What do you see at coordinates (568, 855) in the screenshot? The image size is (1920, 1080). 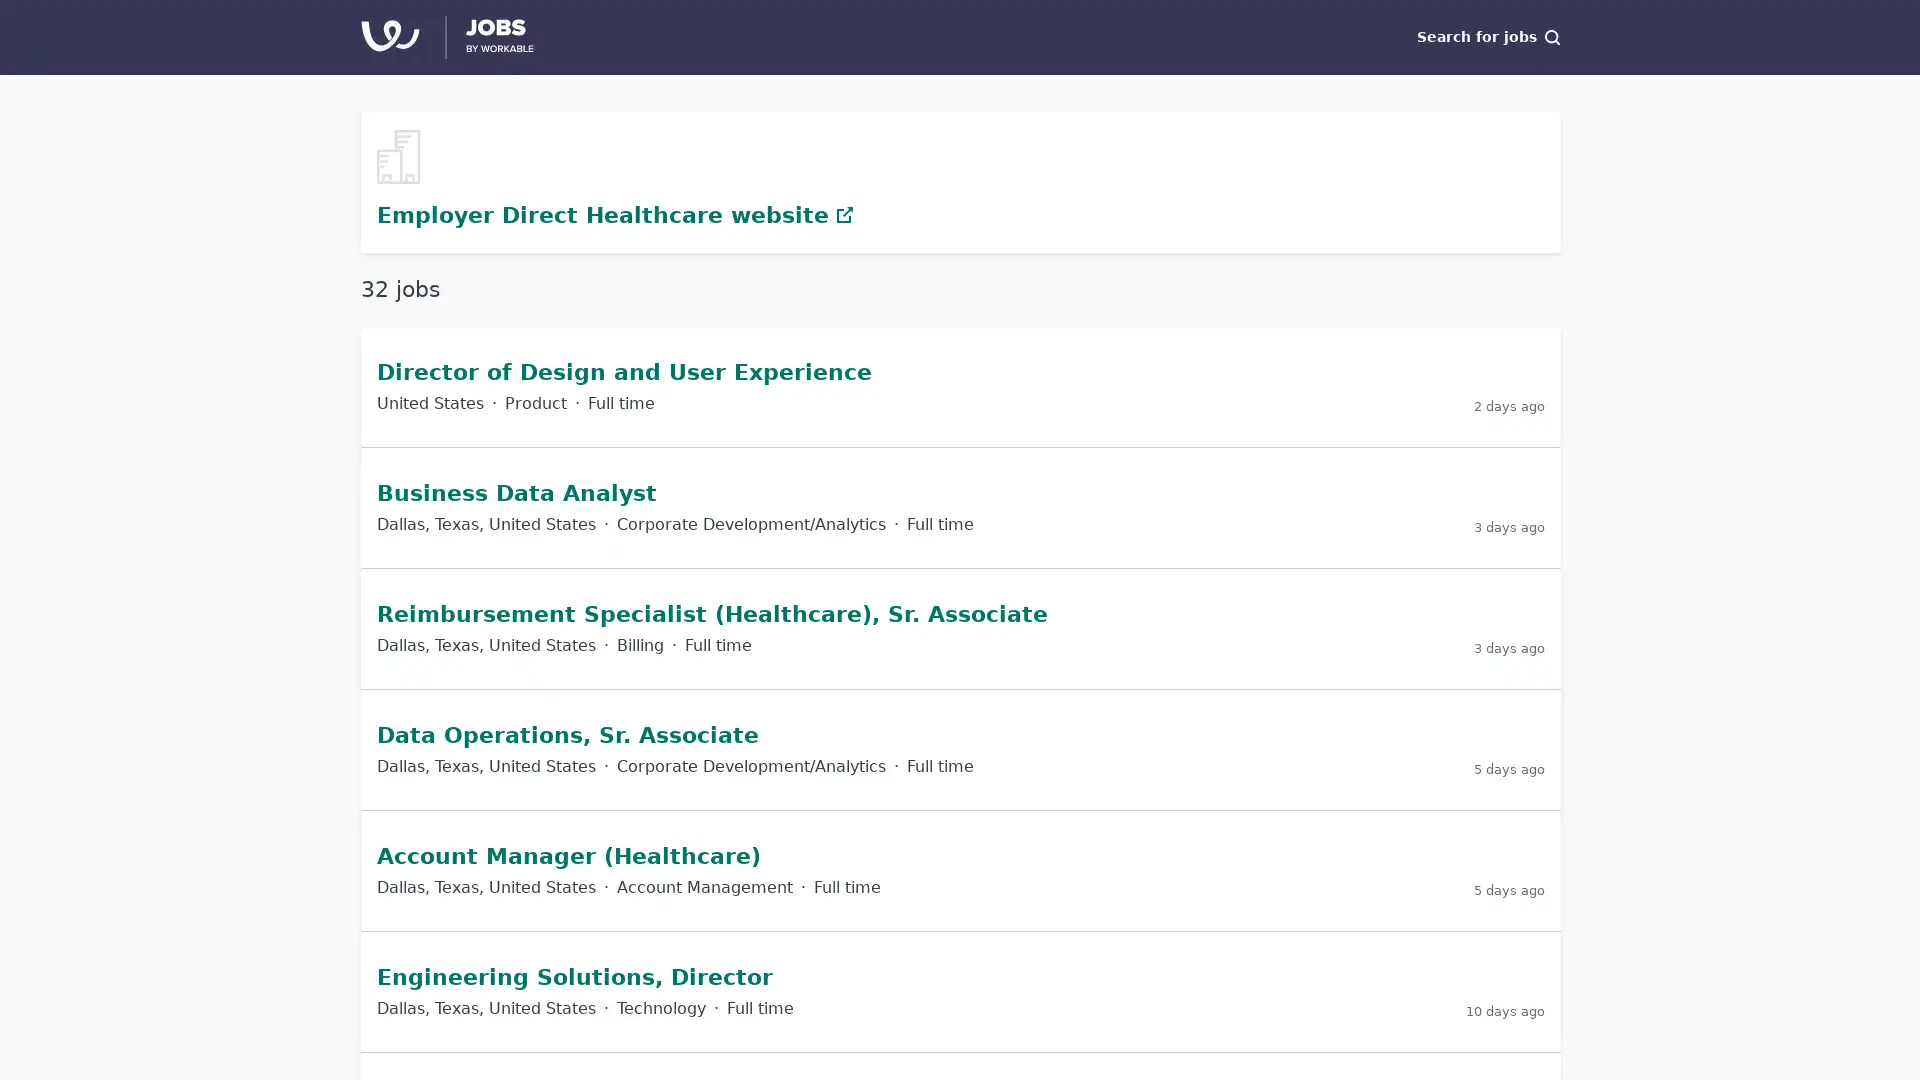 I see `Account Manager (Healthcare)` at bounding box center [568, 855].